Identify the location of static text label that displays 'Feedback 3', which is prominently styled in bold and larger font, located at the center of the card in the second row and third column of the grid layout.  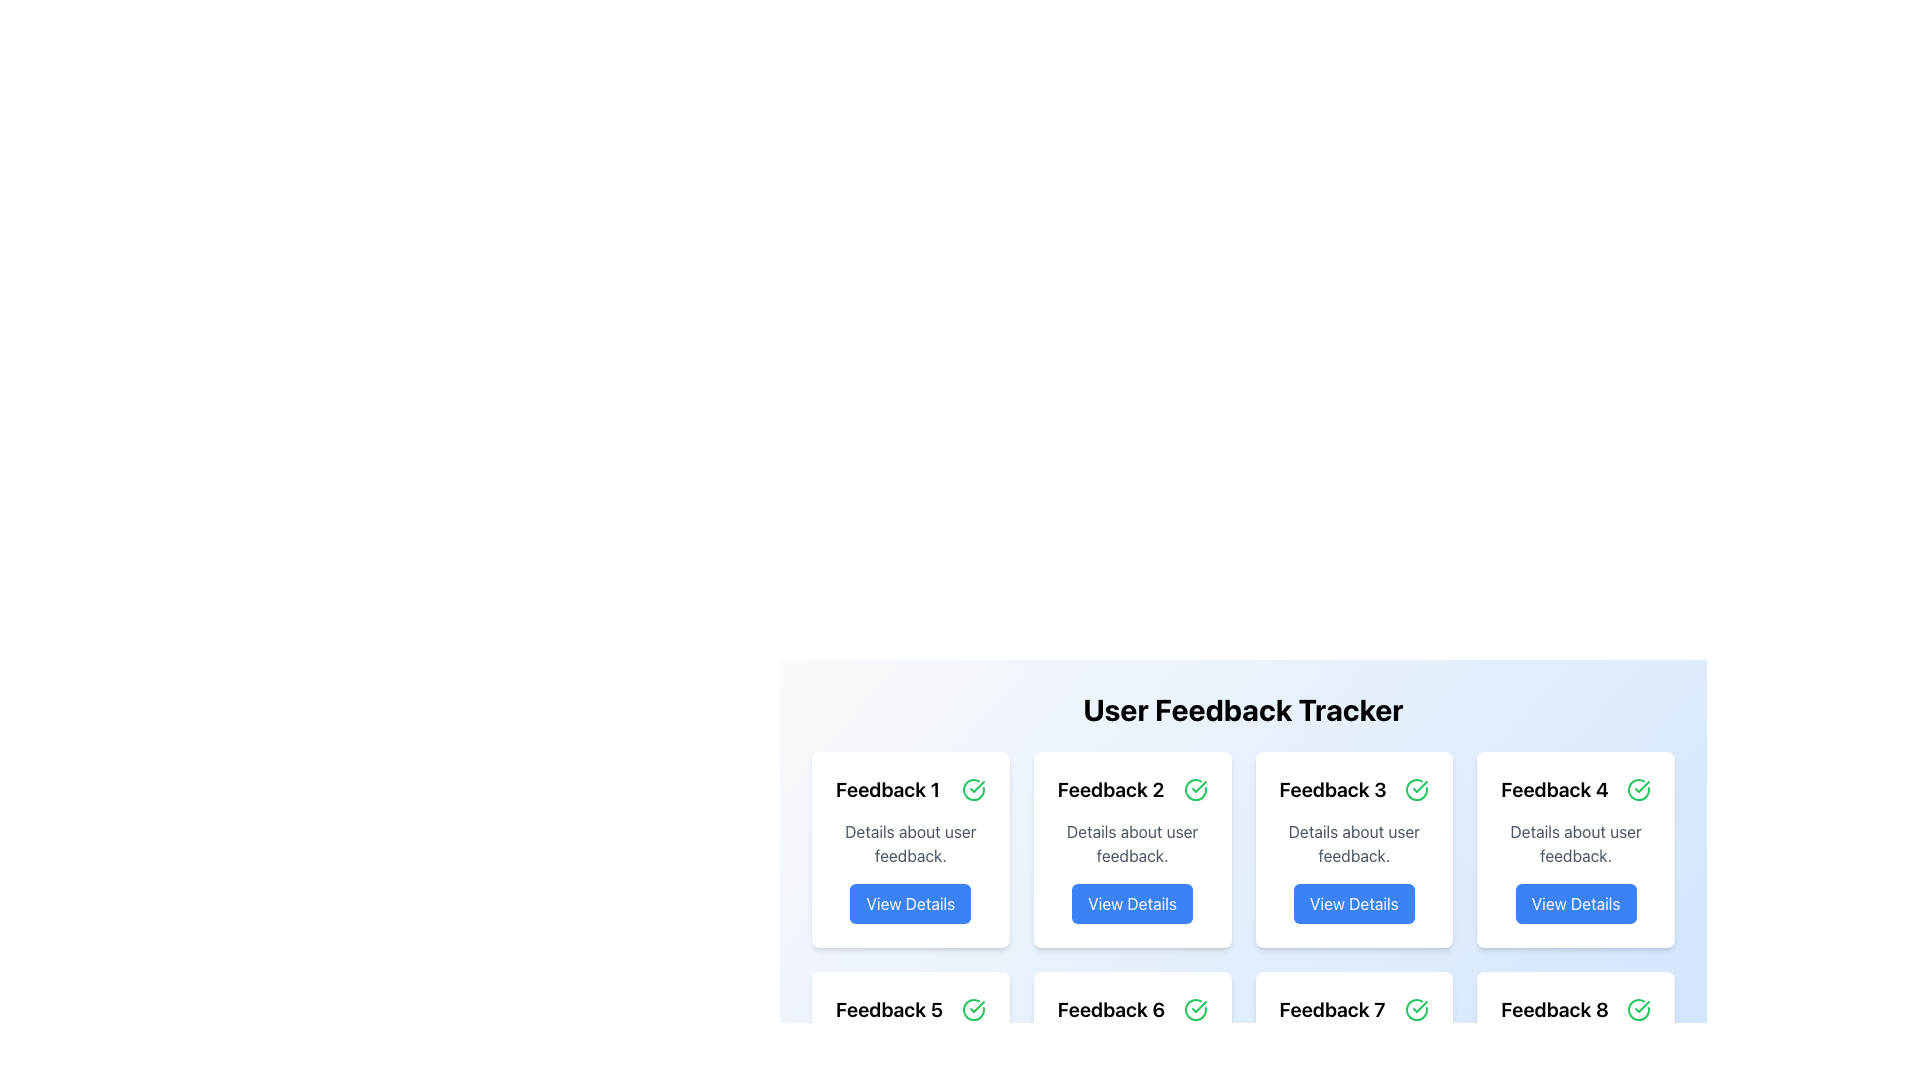
(1333, 789).